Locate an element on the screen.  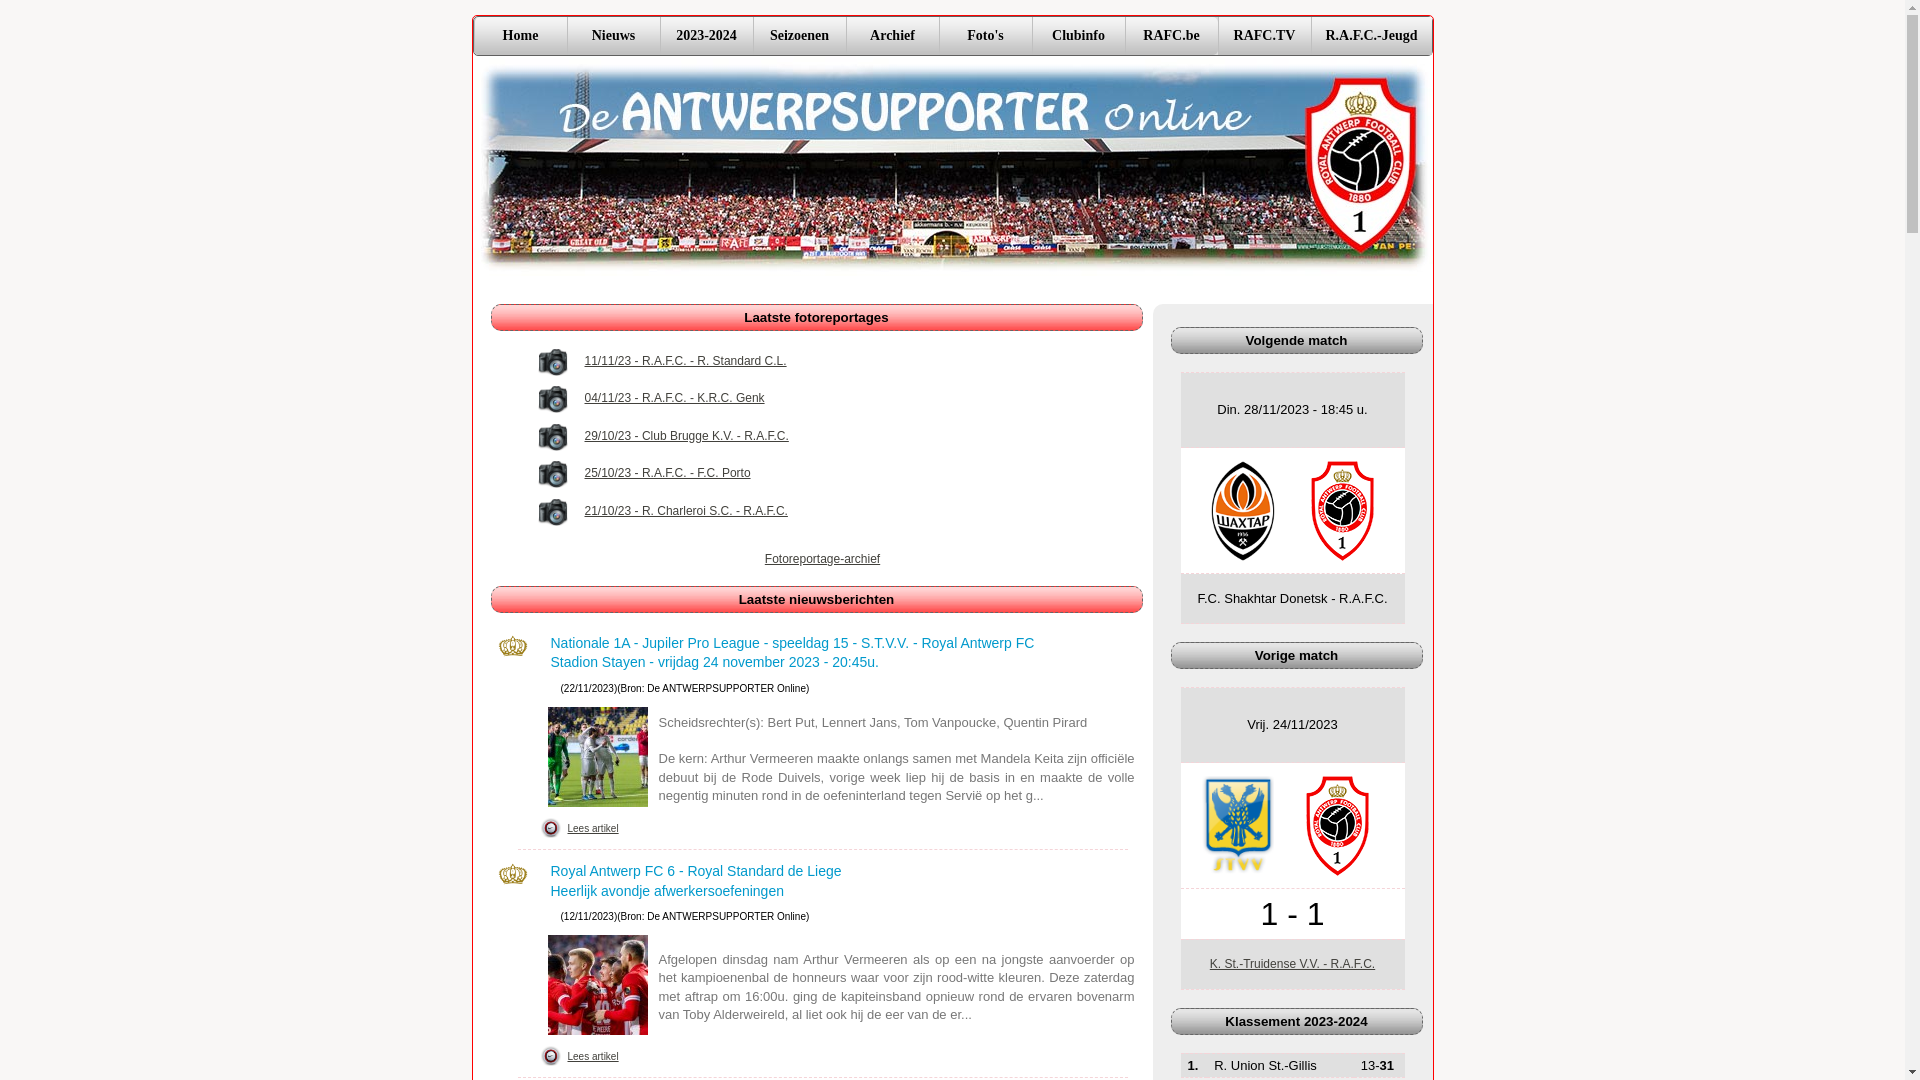
'Clubinfo' is located at coordinates (1077, 35).